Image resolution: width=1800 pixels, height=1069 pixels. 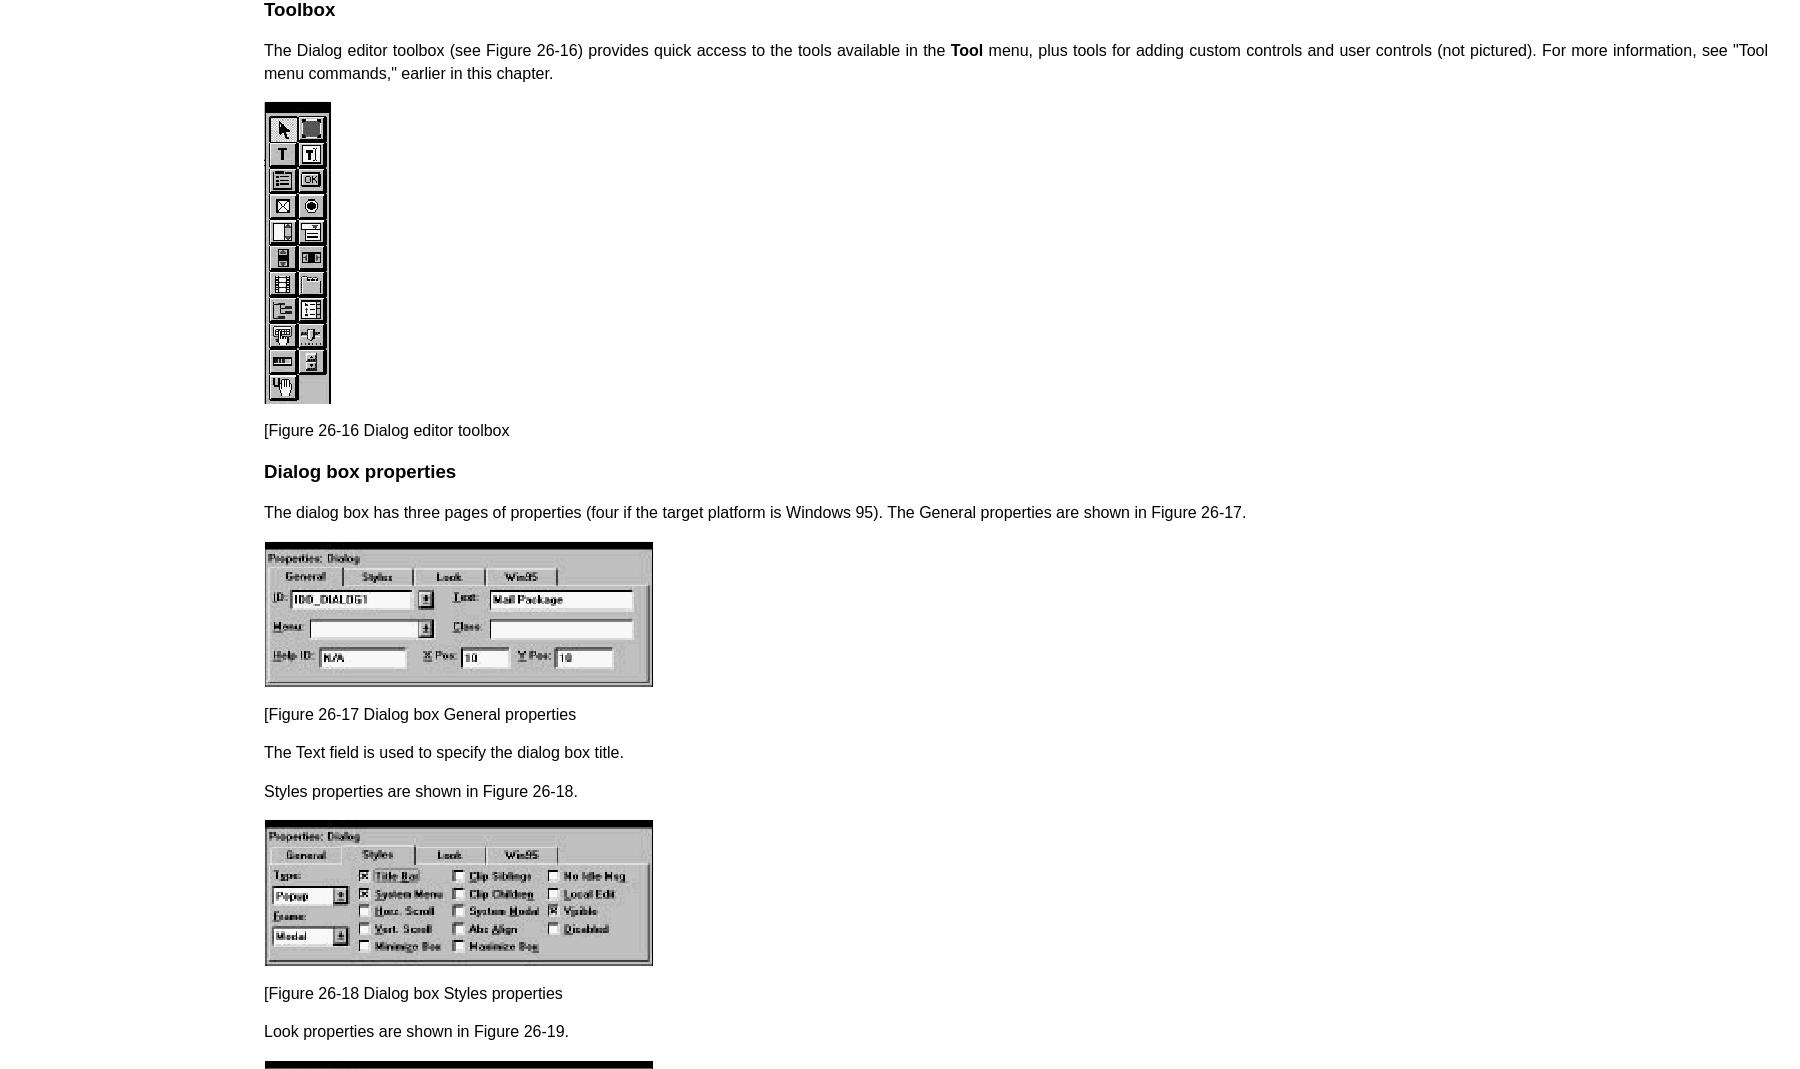 I want to click on 'Dialog box properties', so click(x=360, y=470).